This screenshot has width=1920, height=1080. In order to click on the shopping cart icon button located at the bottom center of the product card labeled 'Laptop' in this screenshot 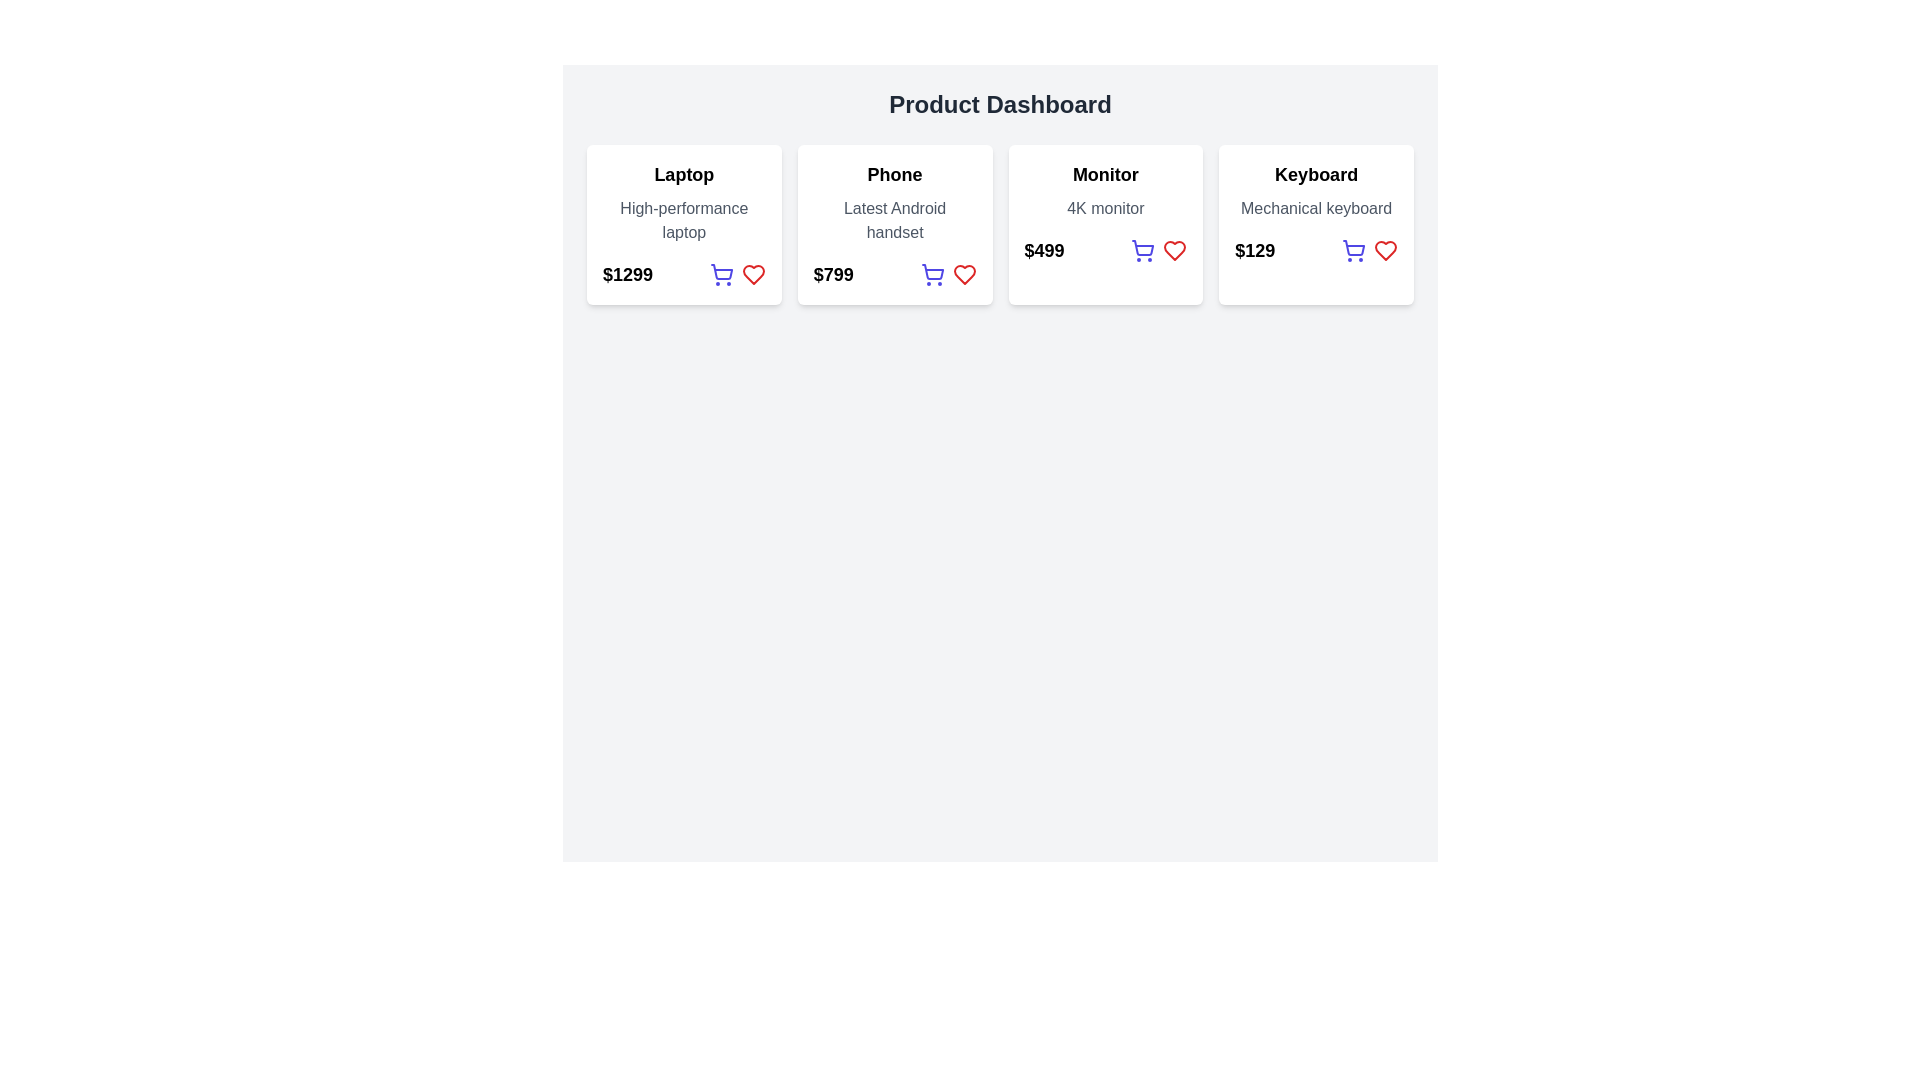, I will do `click(720, 274)`.